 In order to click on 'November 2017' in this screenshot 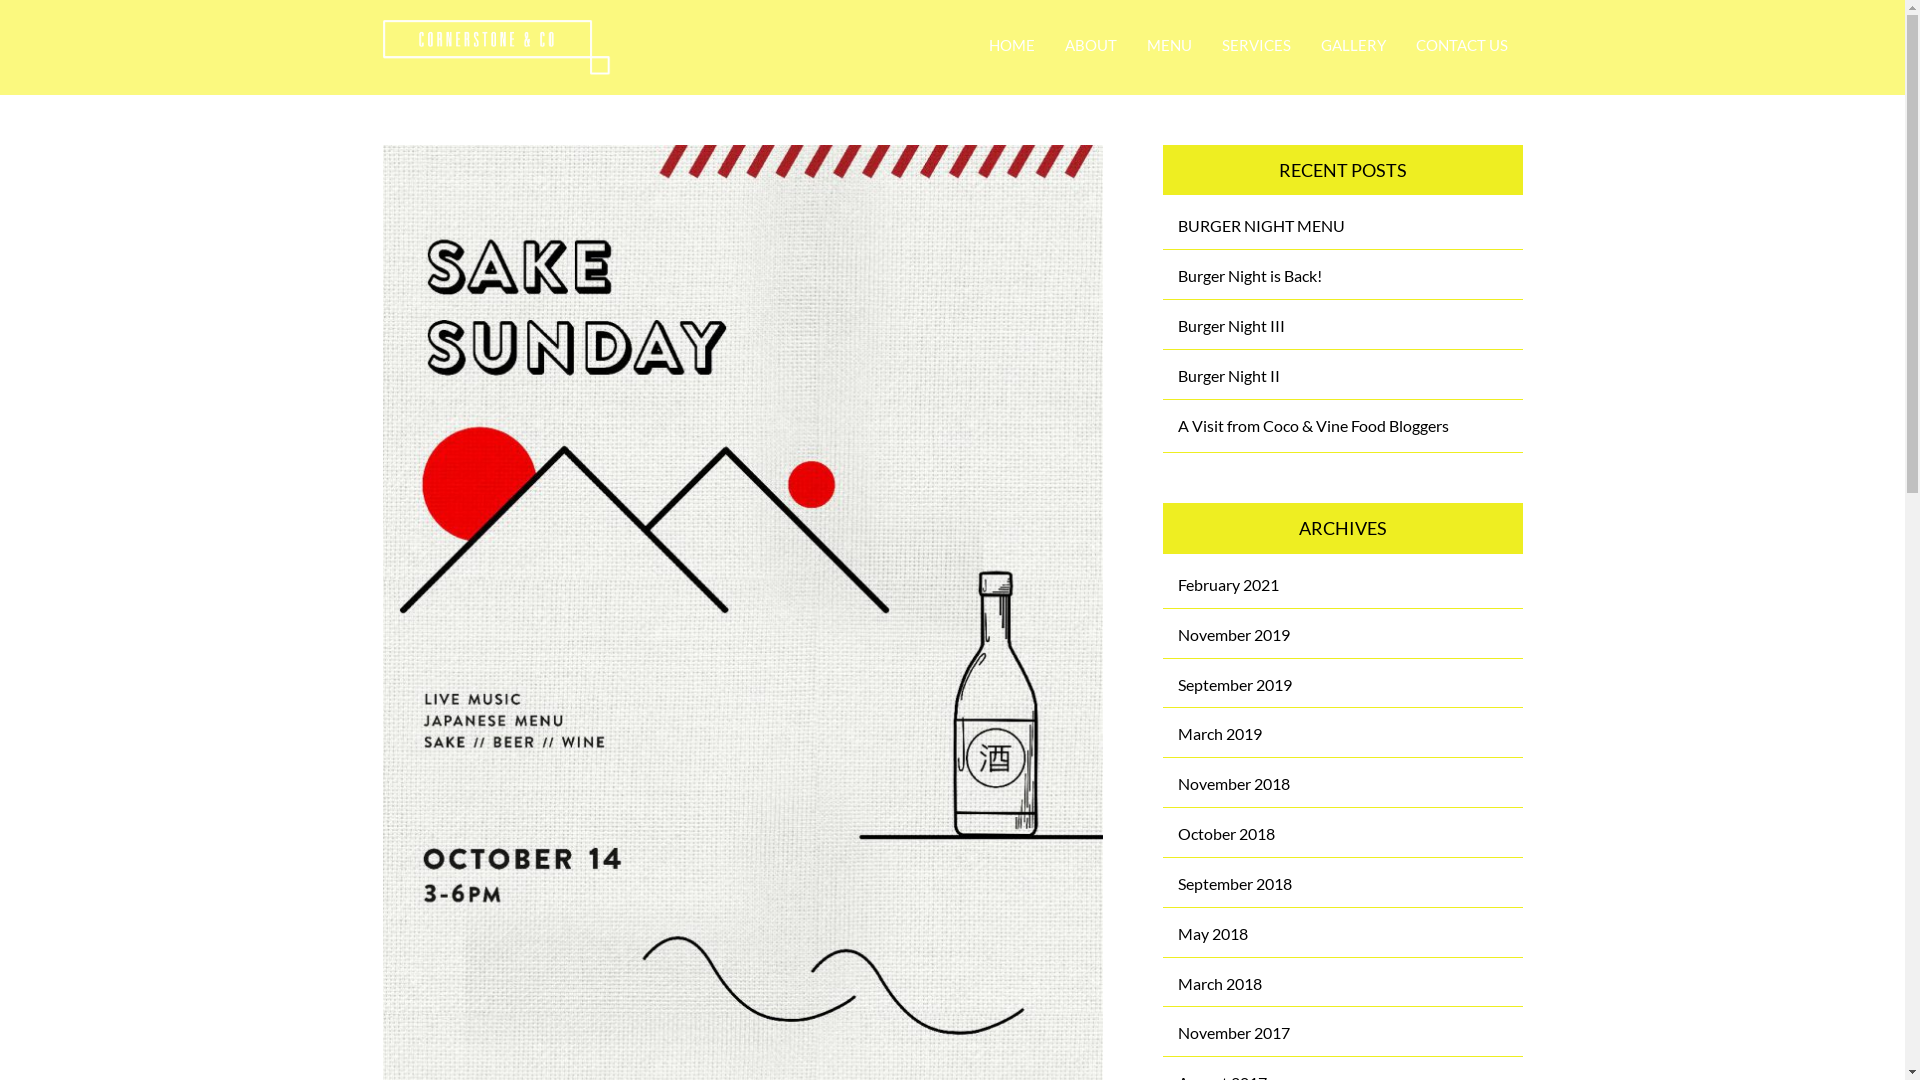, I will do `click(1232, 1032)`.